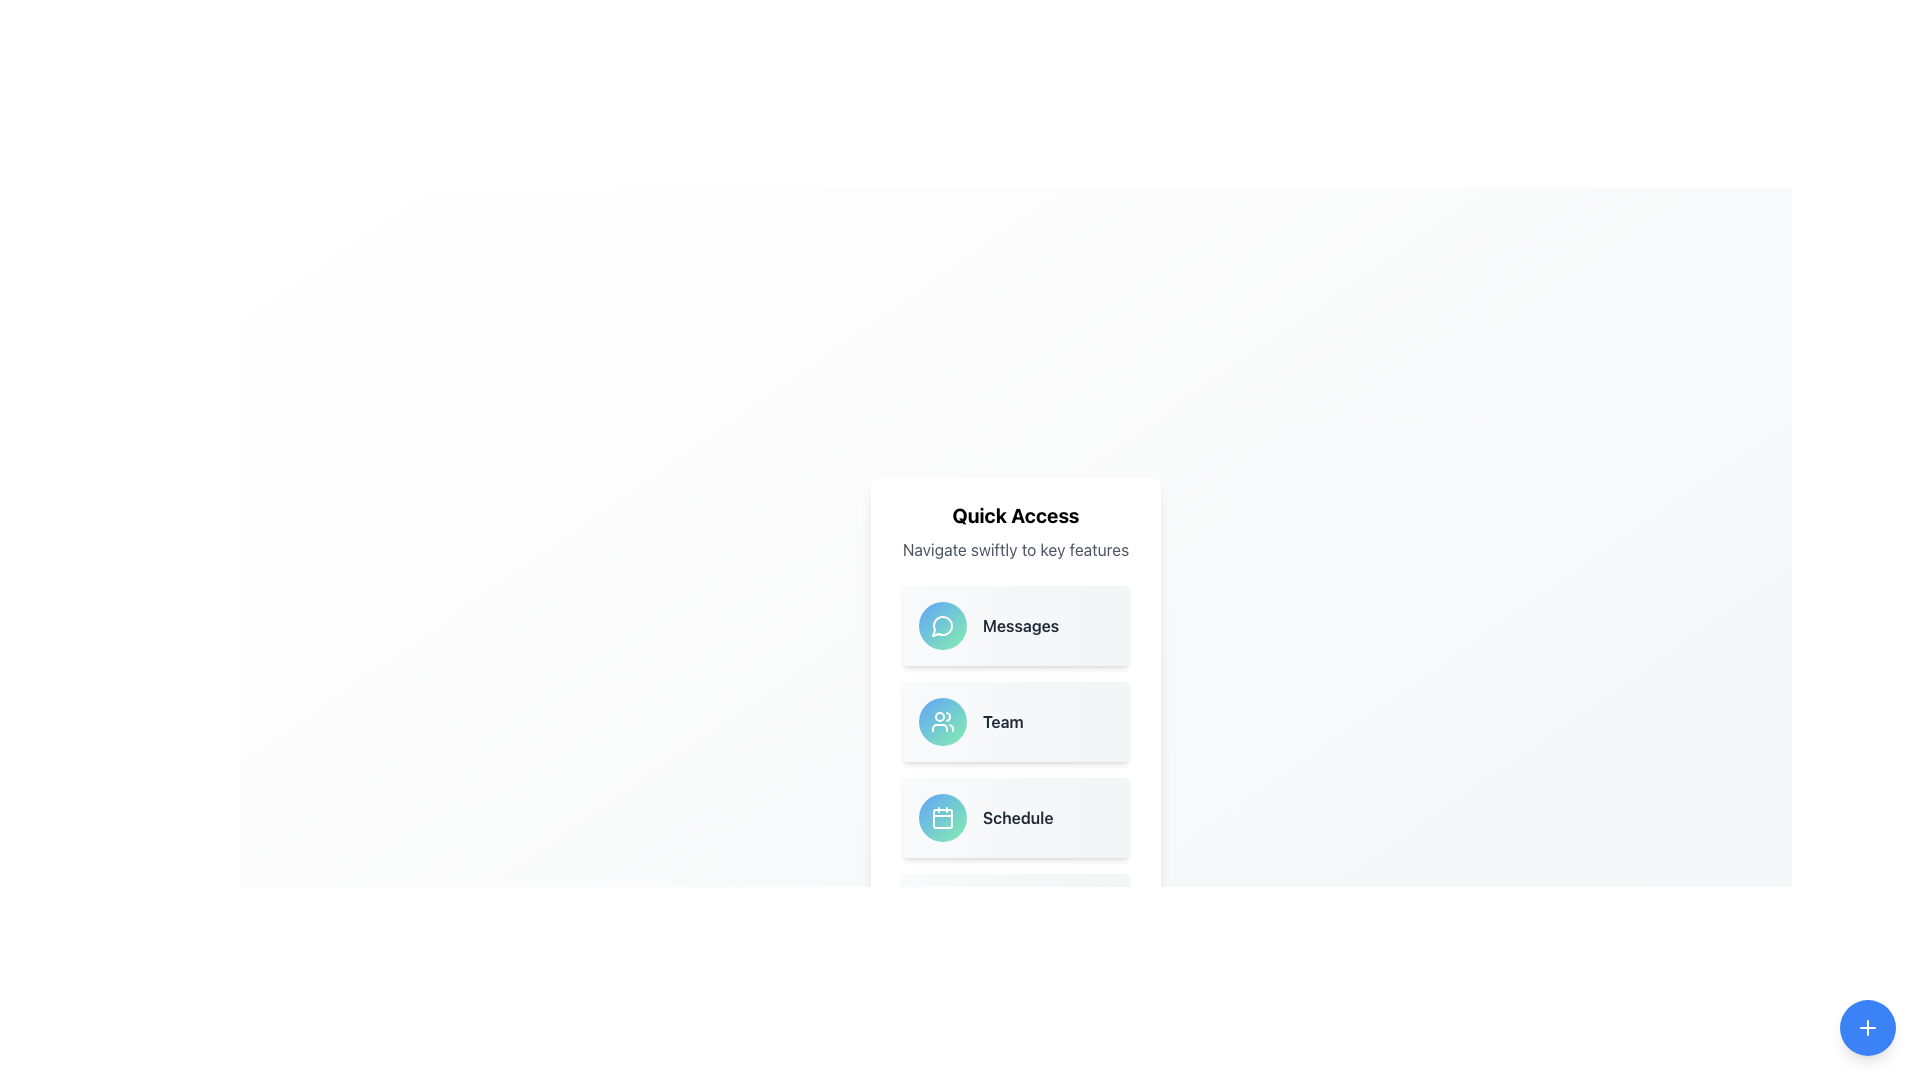  Describe the element at coordinates (1003, 721) in the screenshot. I see `the 'Team' label within the 'Quick Access' card, which is the second item in the list and is right-aligned with an icon on the left side` at that location.